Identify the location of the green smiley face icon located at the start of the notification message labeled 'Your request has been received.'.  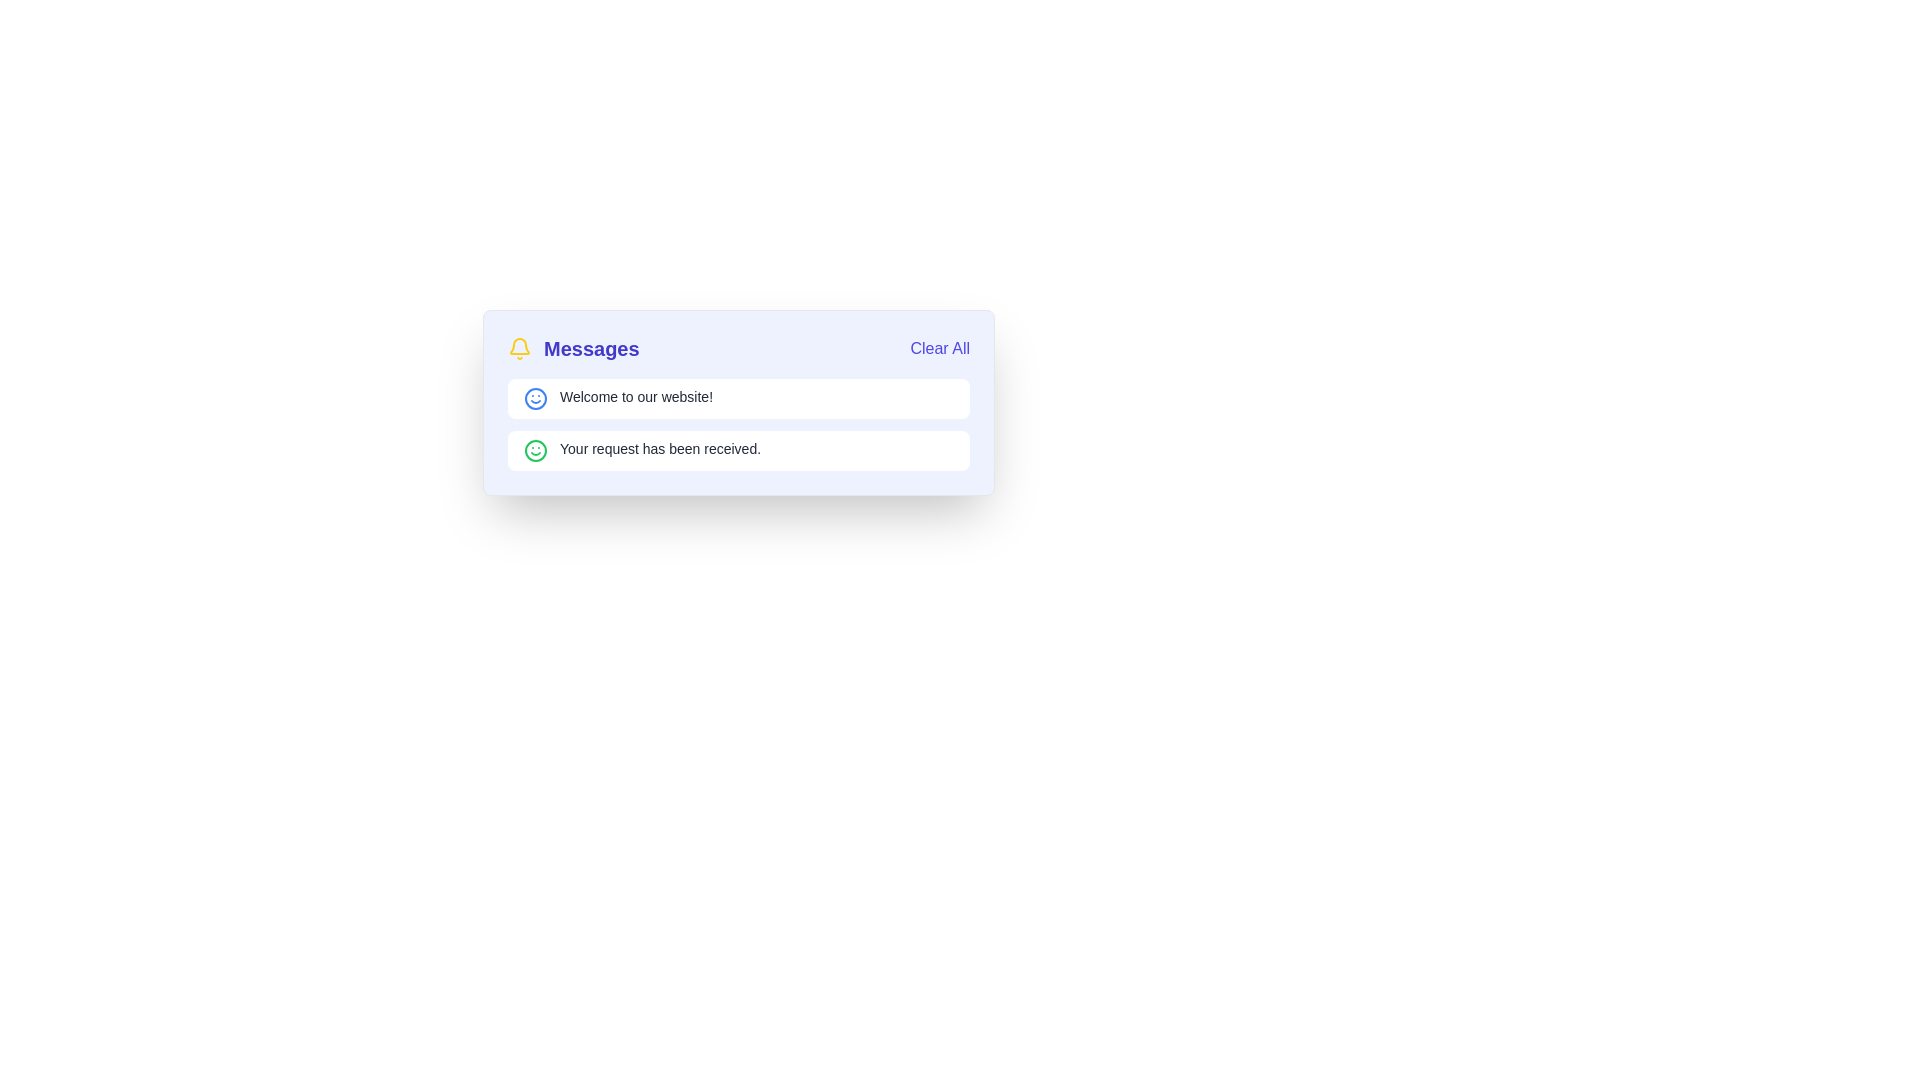
(536, 451).